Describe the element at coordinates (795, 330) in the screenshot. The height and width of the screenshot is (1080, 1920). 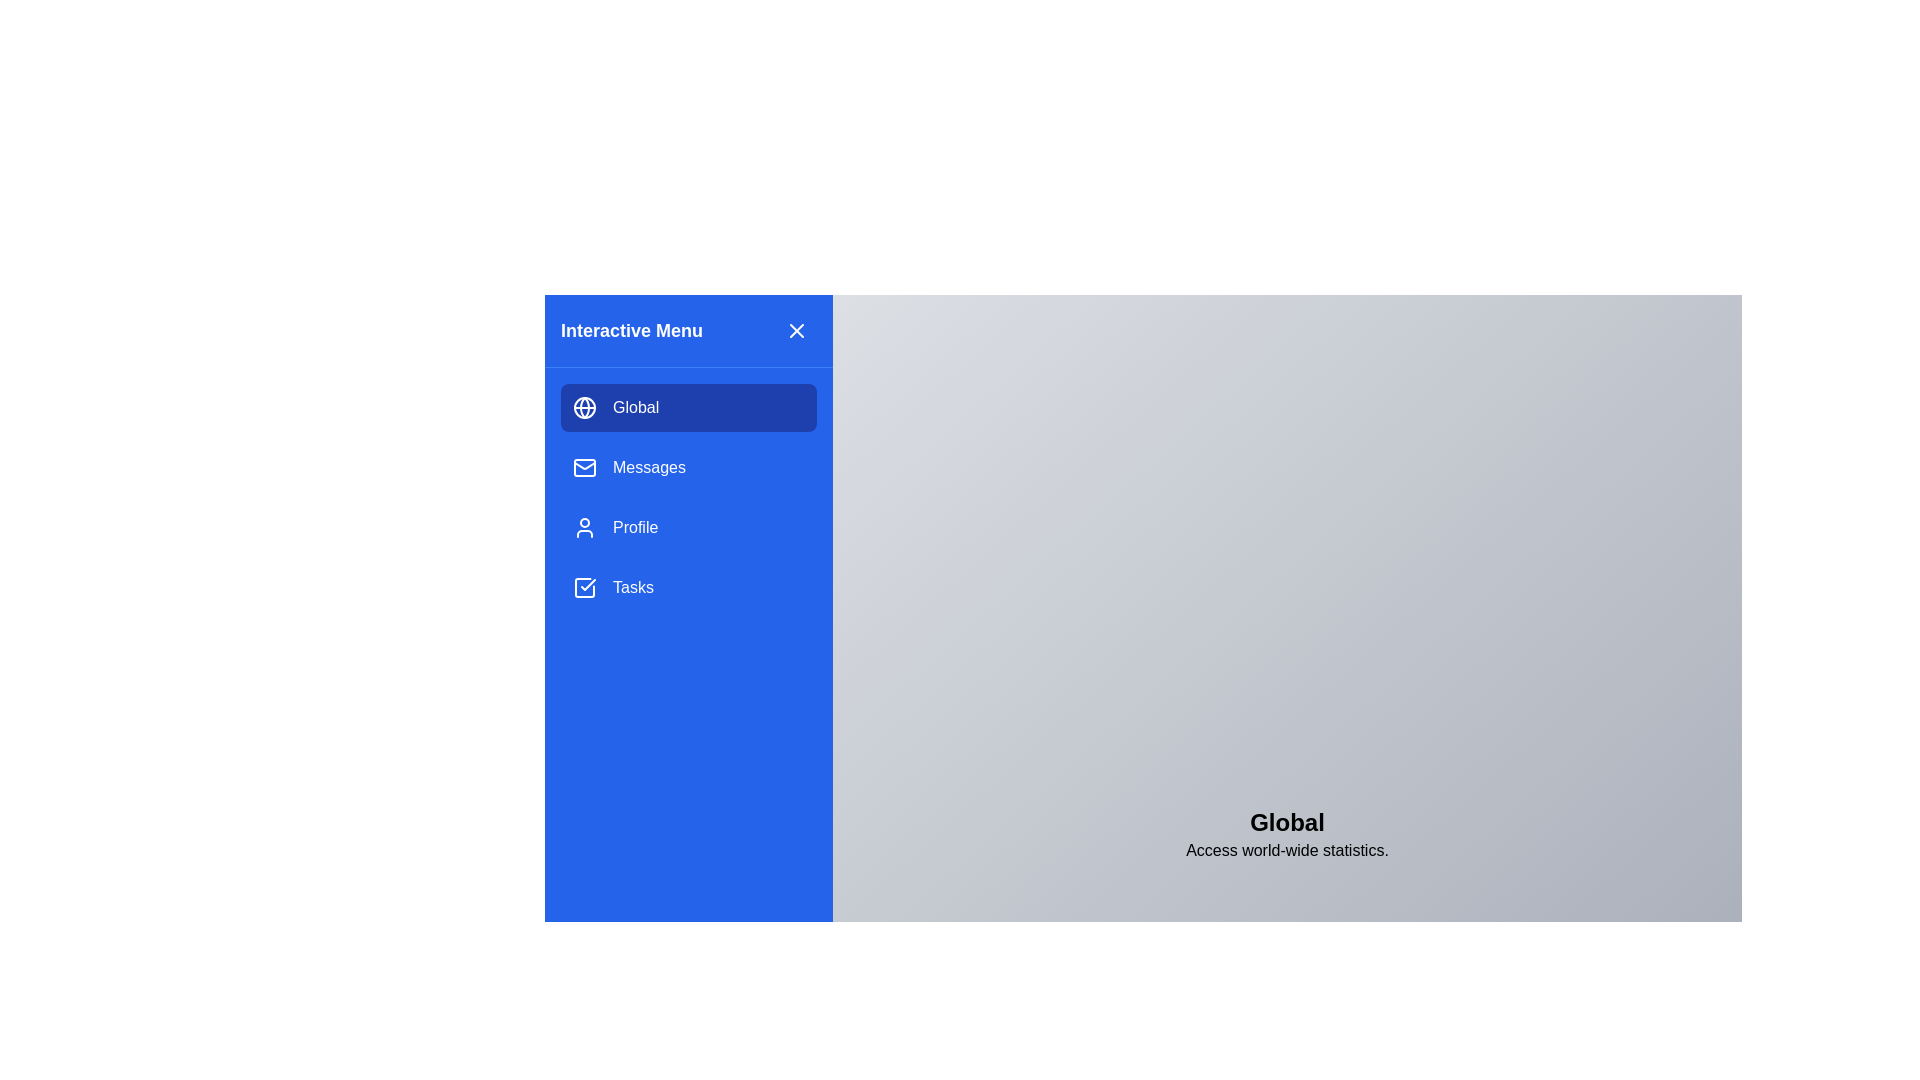
I see `the circular button with a cross icon on a blue background located at the upper-right side of the 'Interactive Menu' panel` at that location.